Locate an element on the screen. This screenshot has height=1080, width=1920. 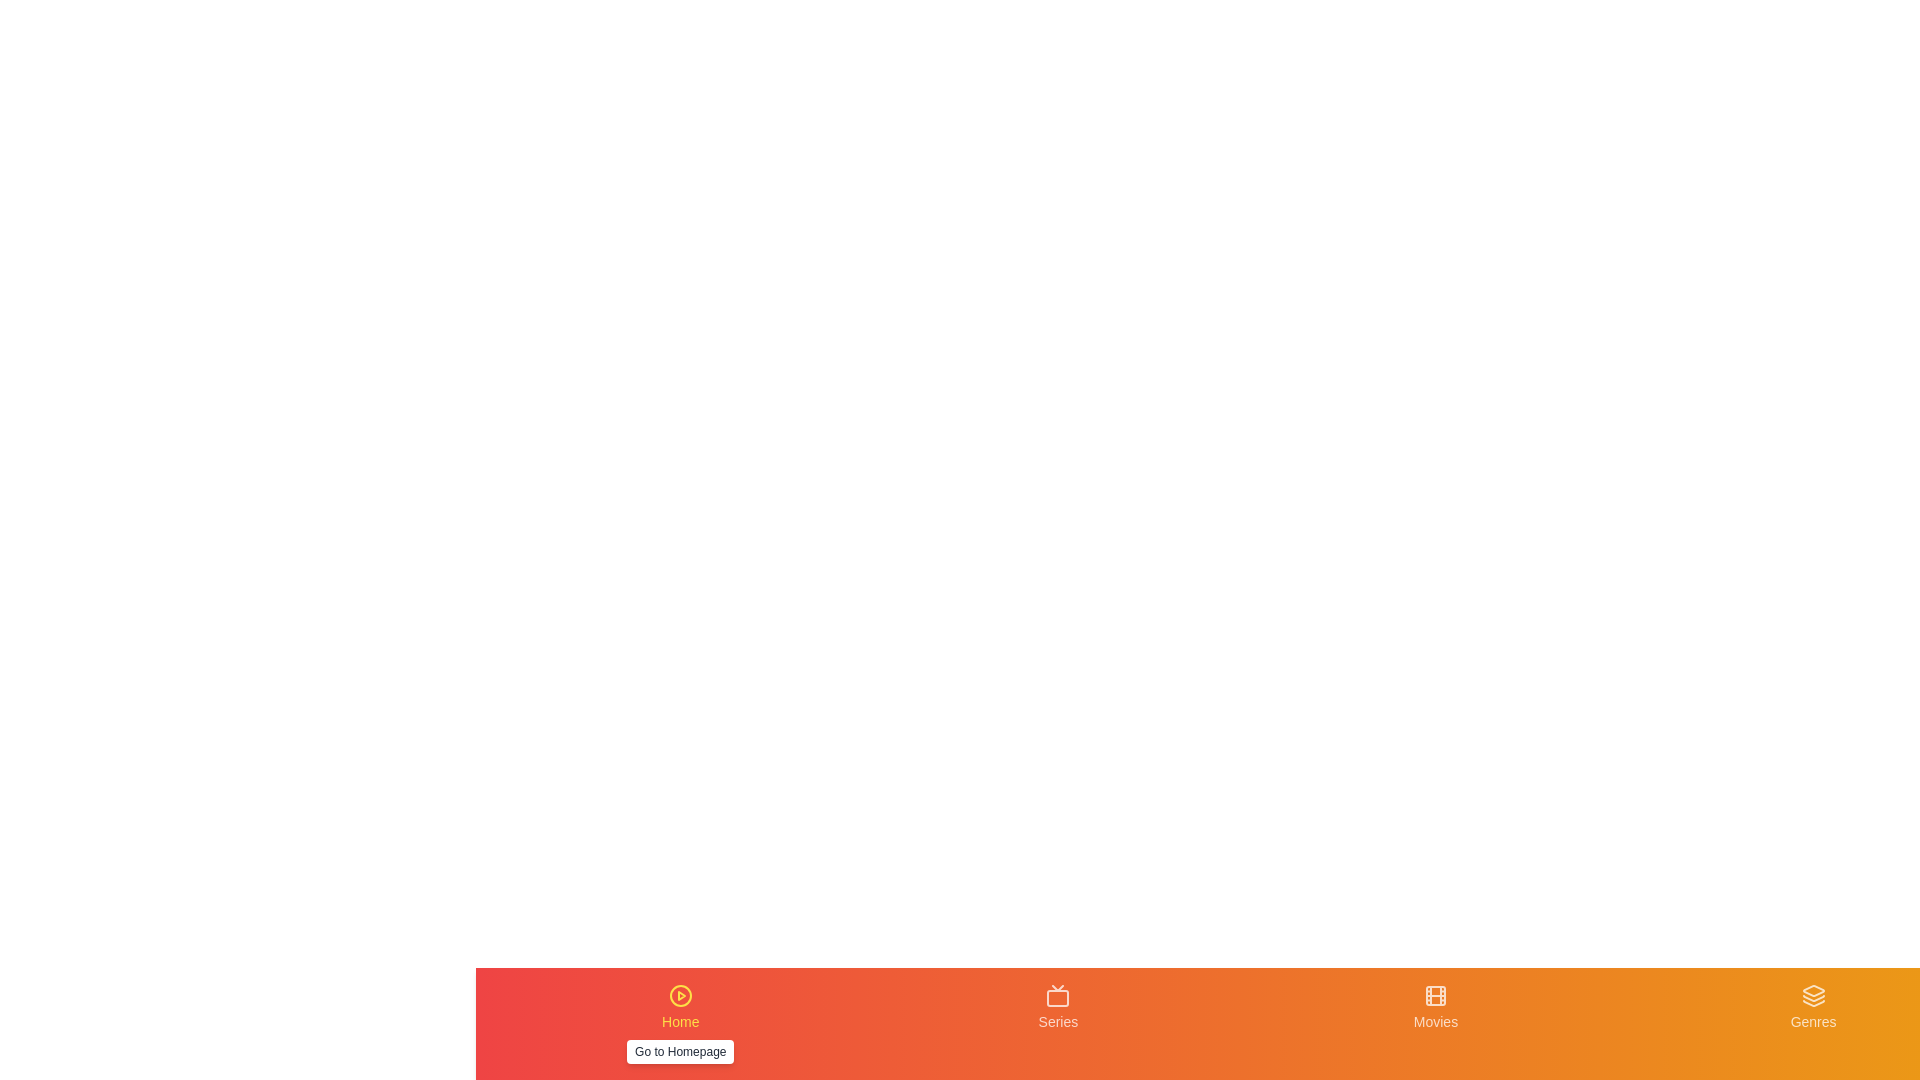
the tab labeled Movies to preview its details is located at coordinates (1434, 1023).